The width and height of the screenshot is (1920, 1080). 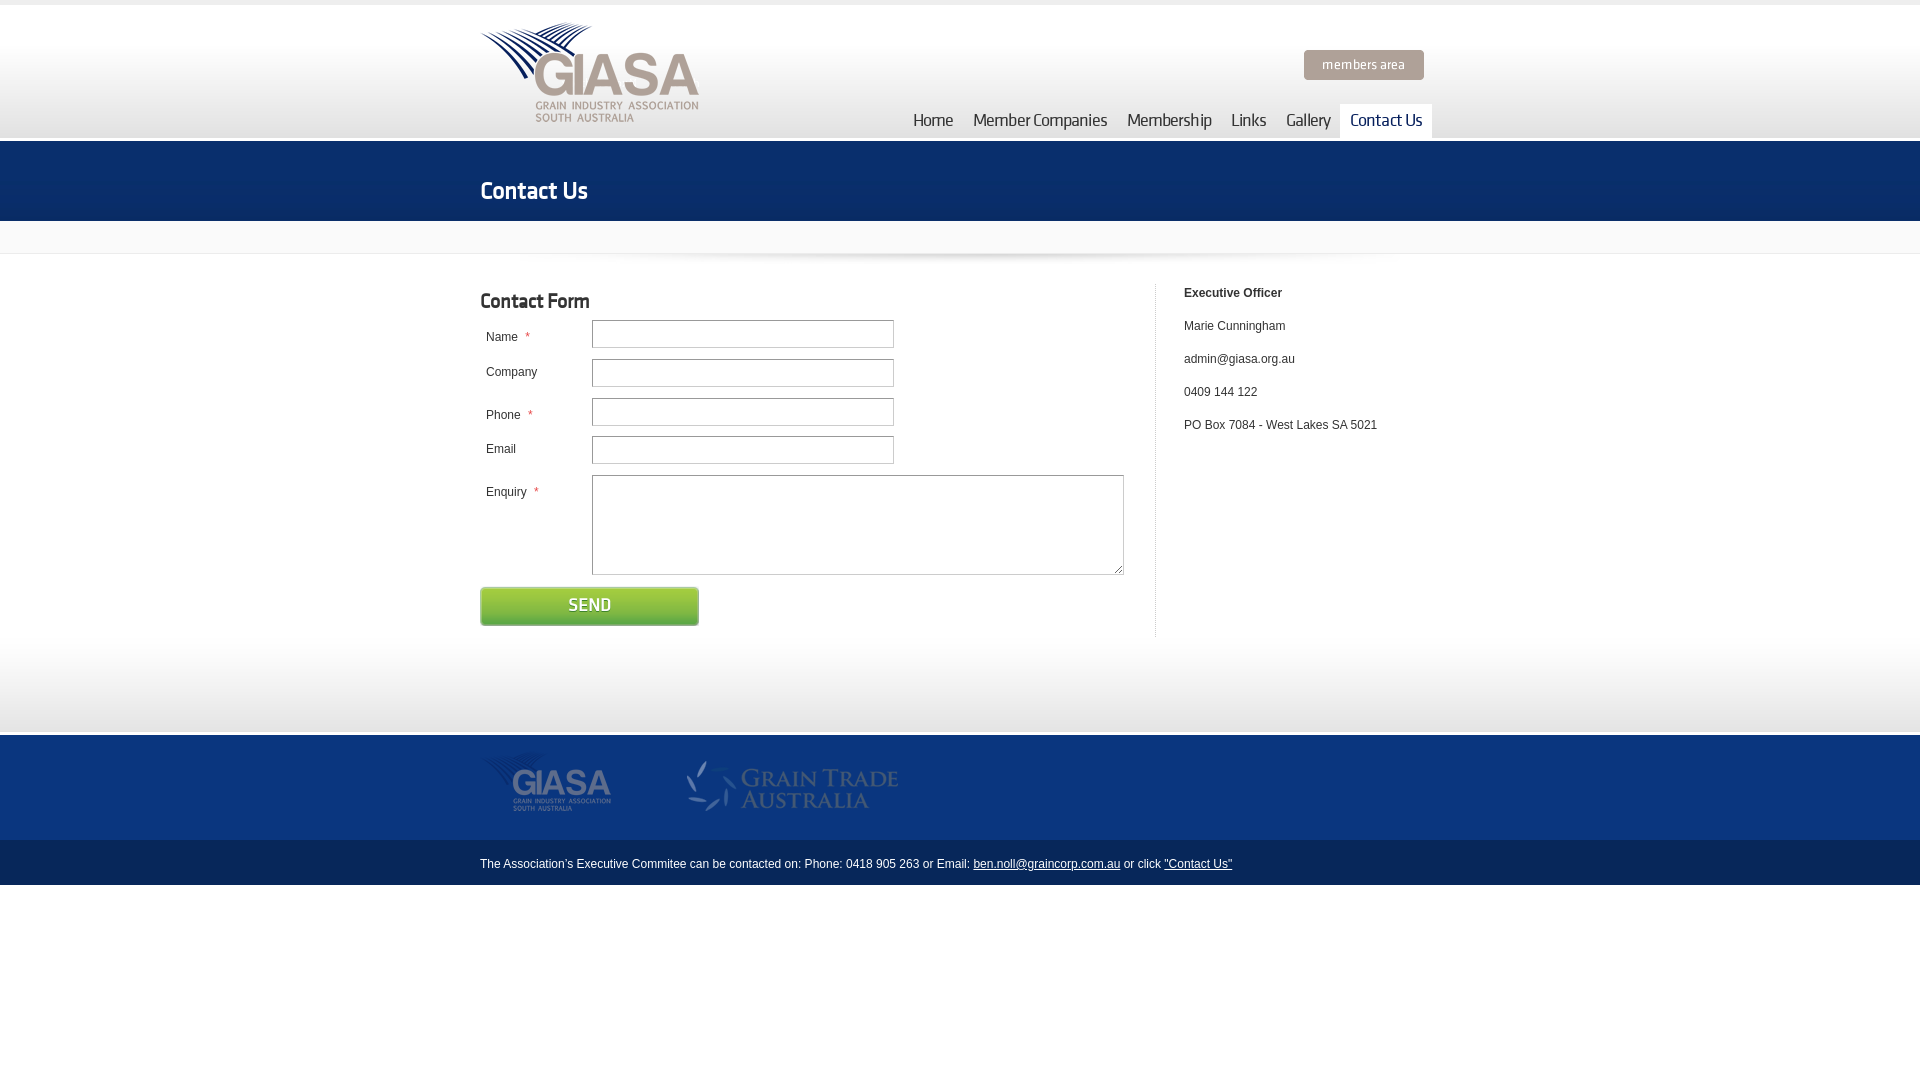 I want to click on 'GIASA', so click(x=480, y=787).